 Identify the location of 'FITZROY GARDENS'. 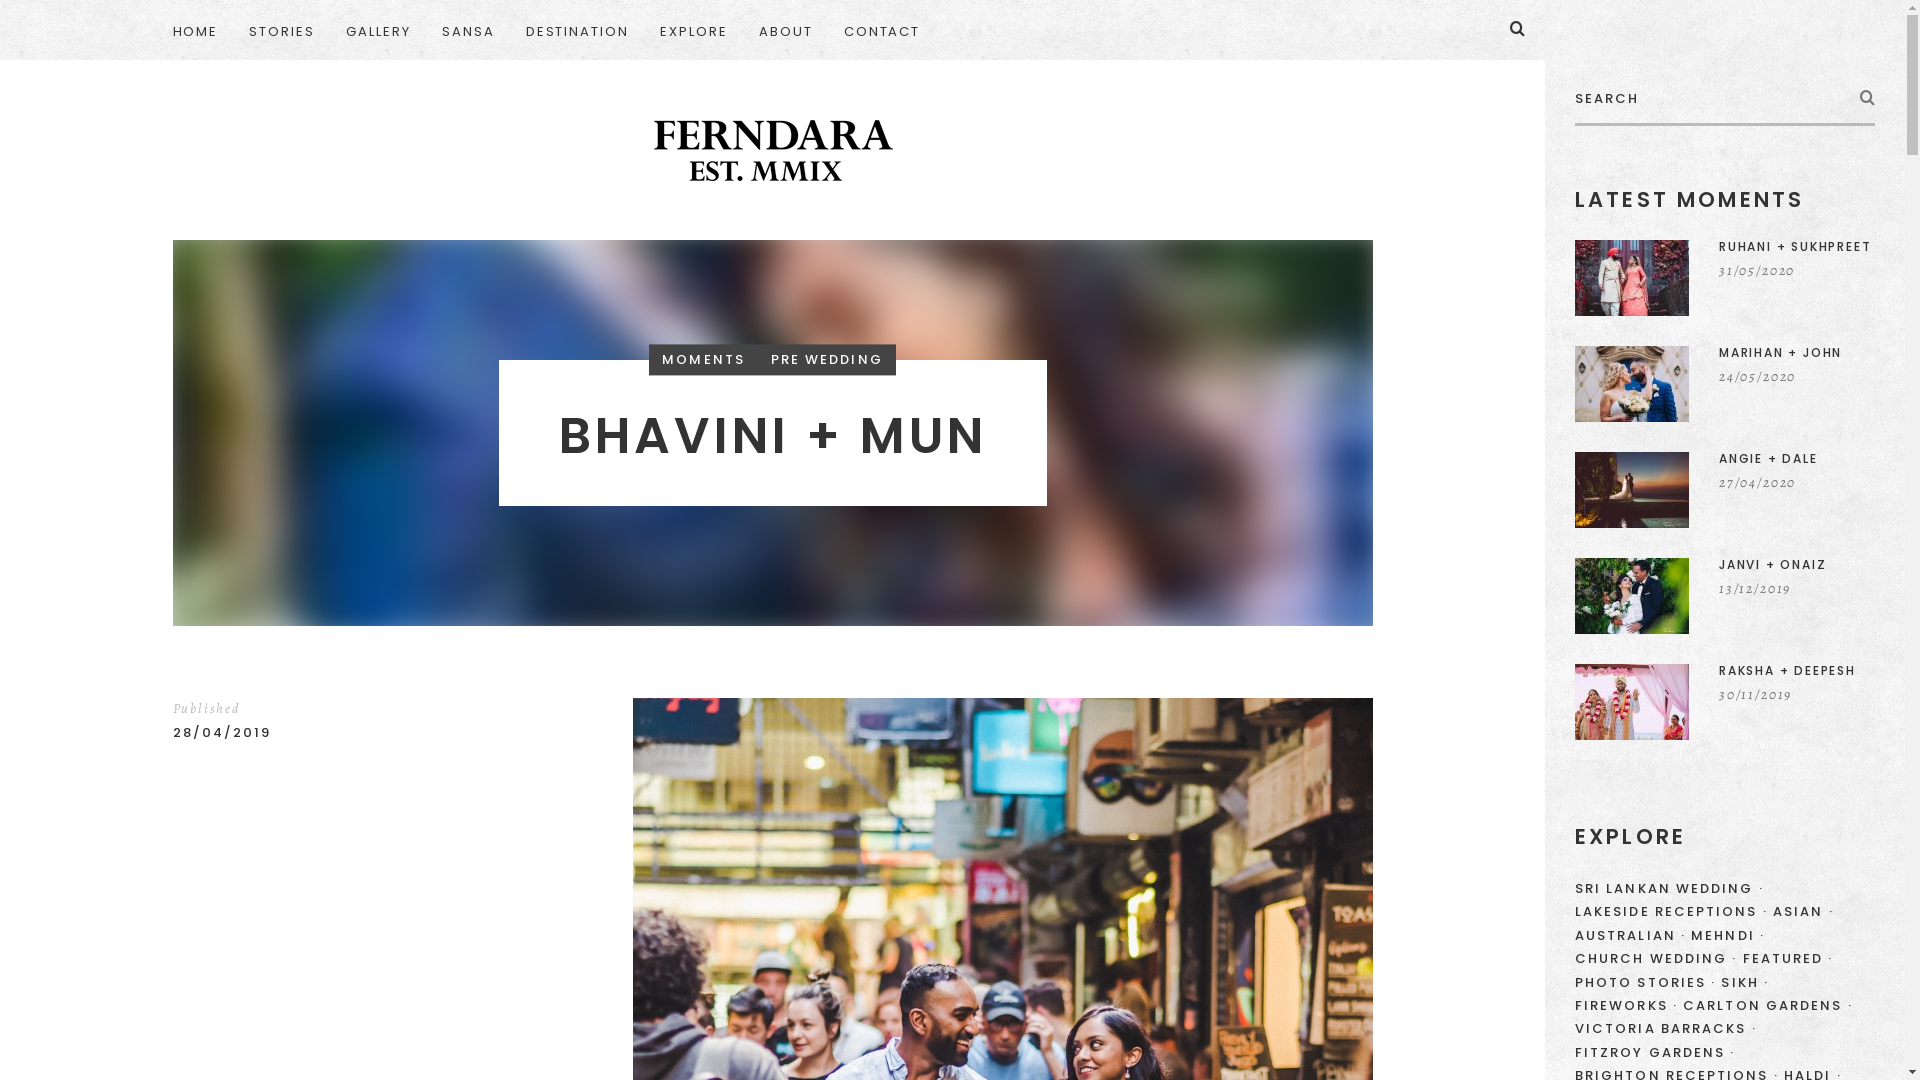
(1655, 1051).